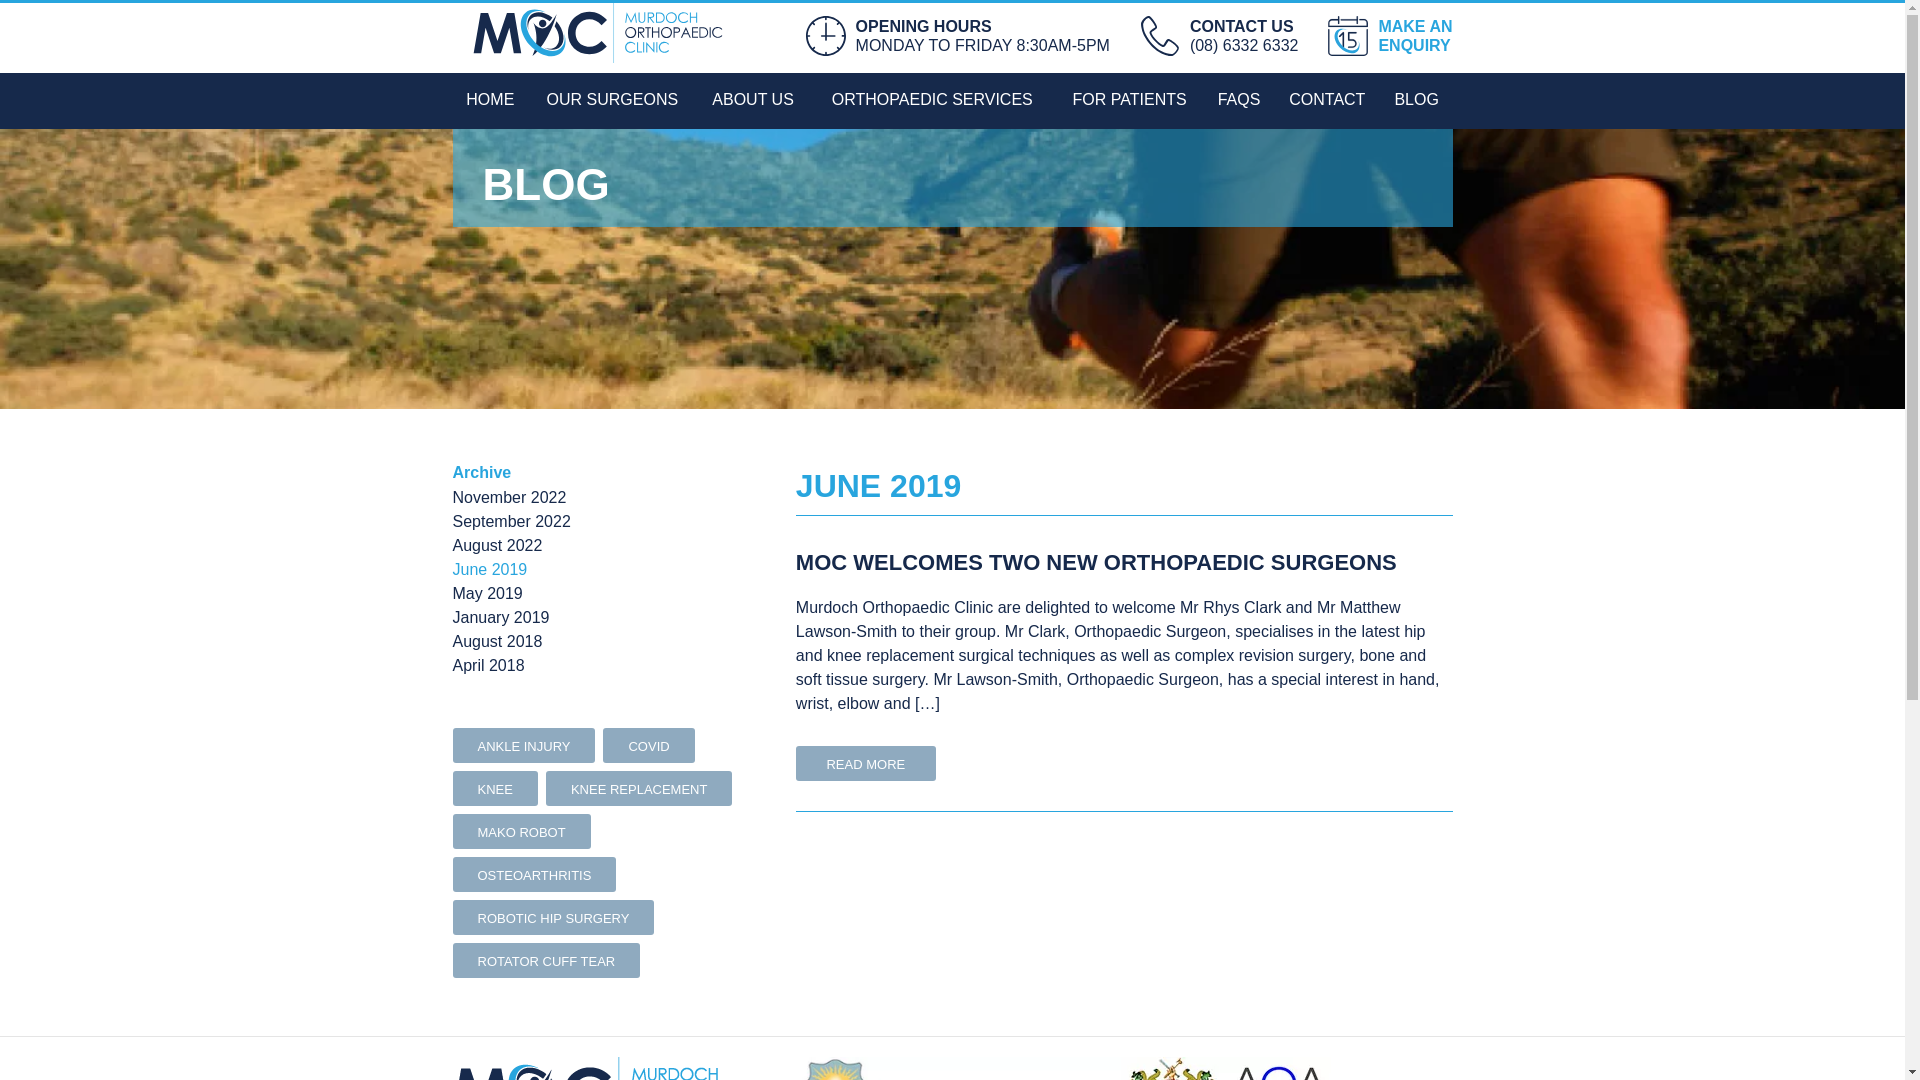  I want to click on 'OUR SURGEONS', so click(611, 100).